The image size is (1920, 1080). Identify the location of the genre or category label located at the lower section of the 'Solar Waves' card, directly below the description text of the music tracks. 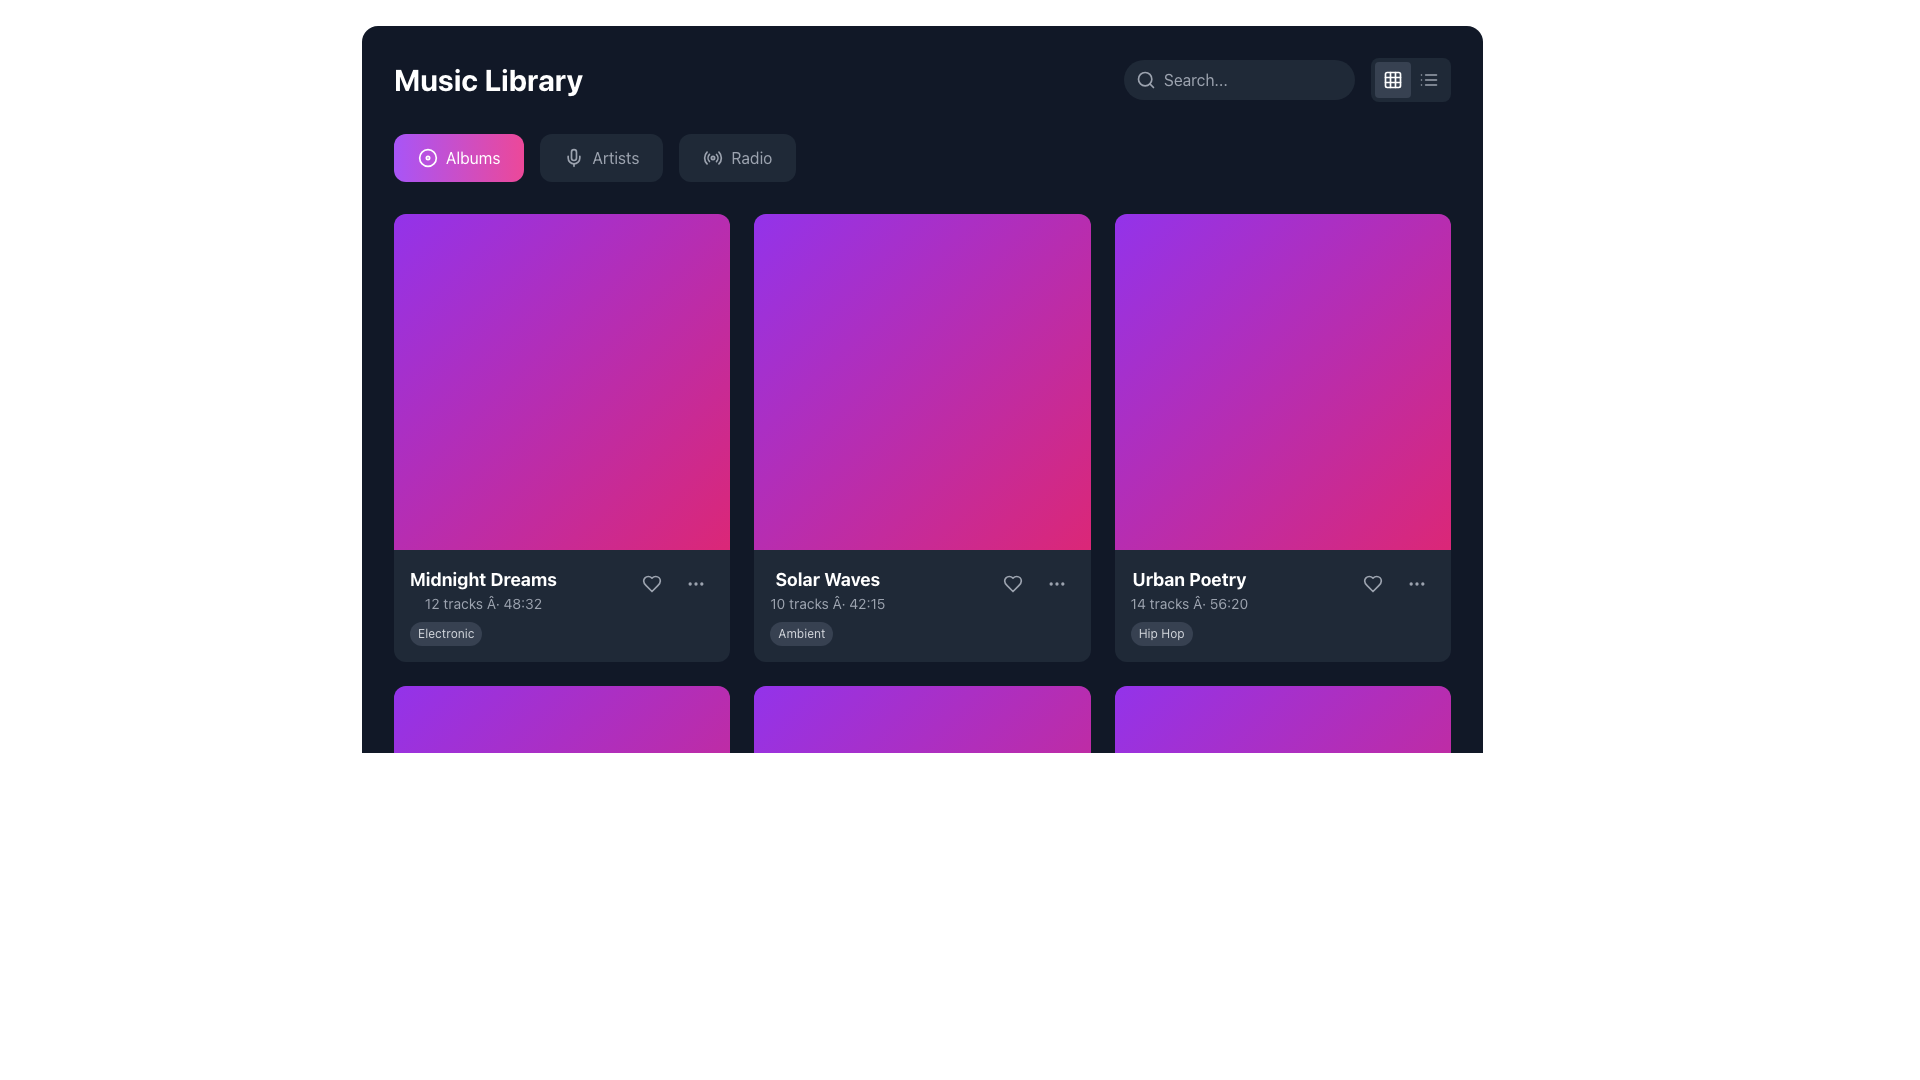
(801, 634).